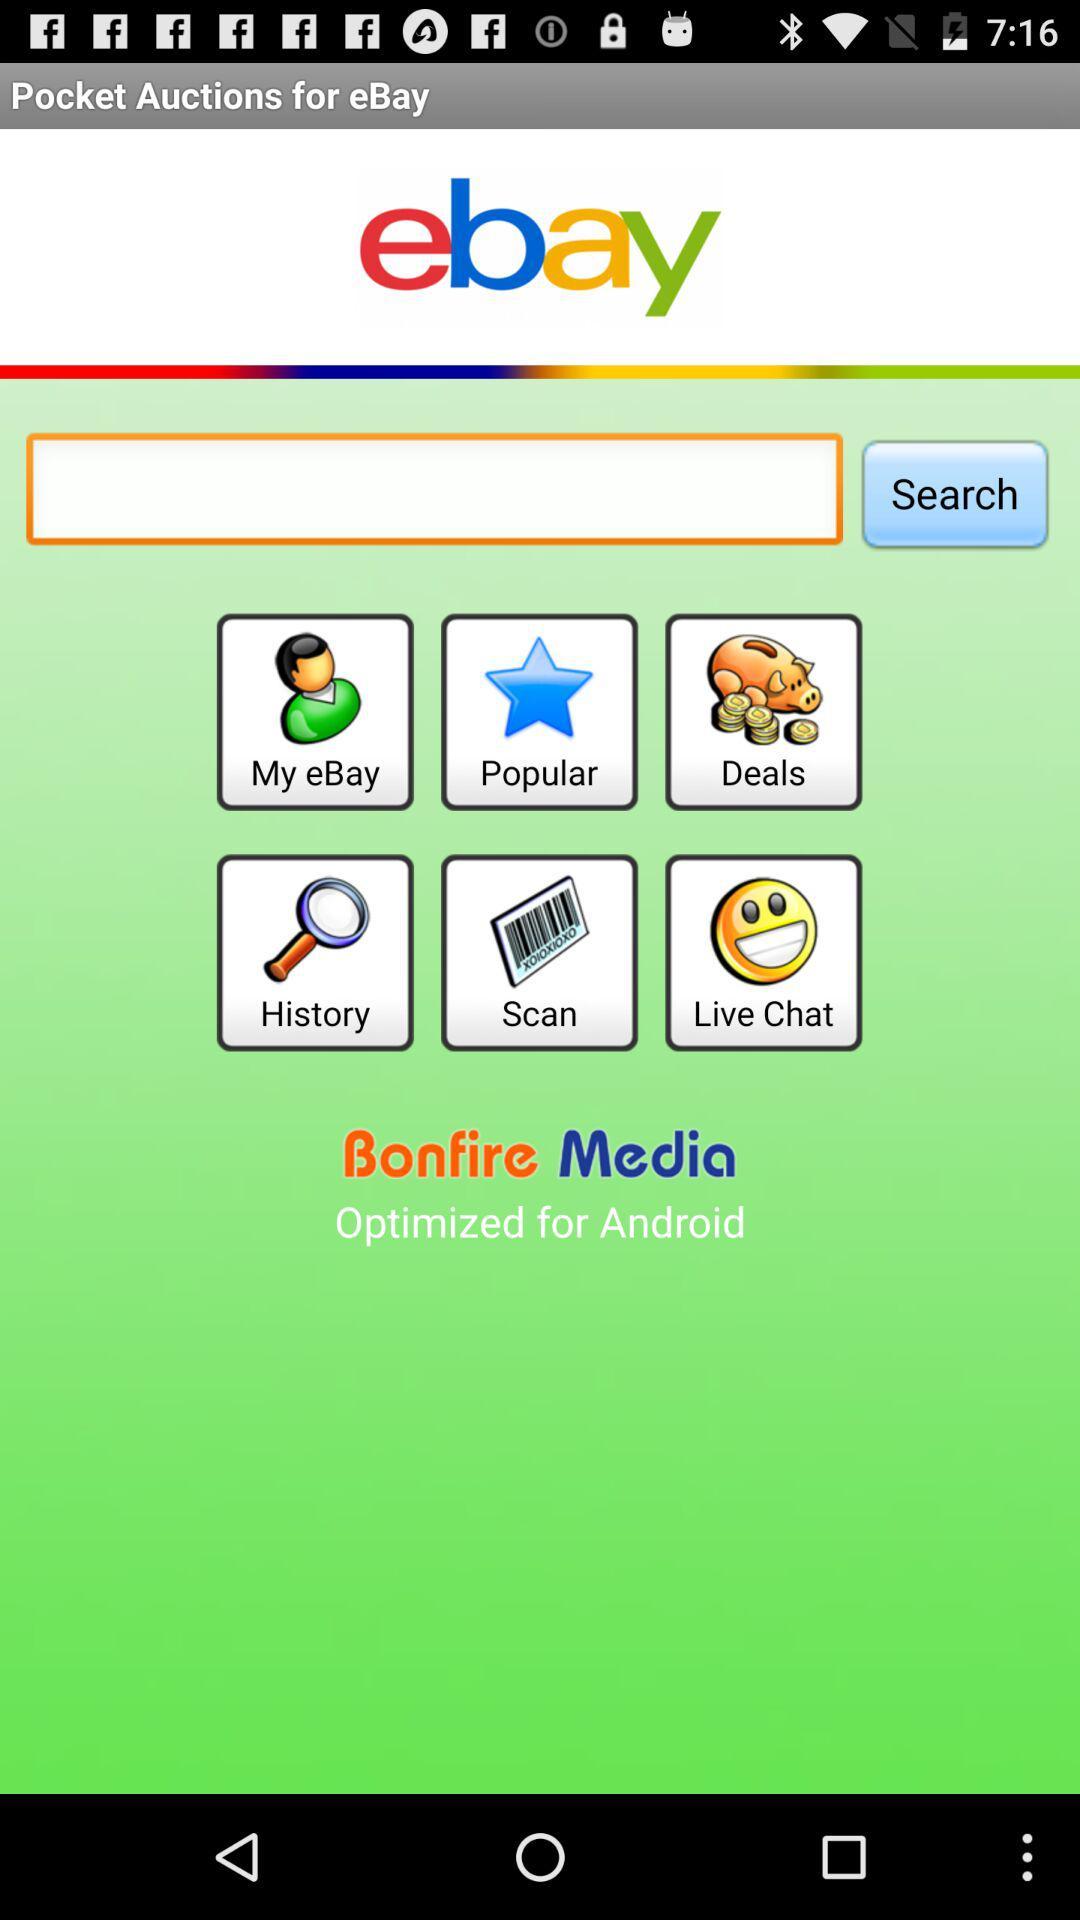 Image resolution: width=1080 pixels, height=1920 pixels. Describe the element at coordinates (538, 712) in the screenshot. I see `the item next to my ebay item` at that location.